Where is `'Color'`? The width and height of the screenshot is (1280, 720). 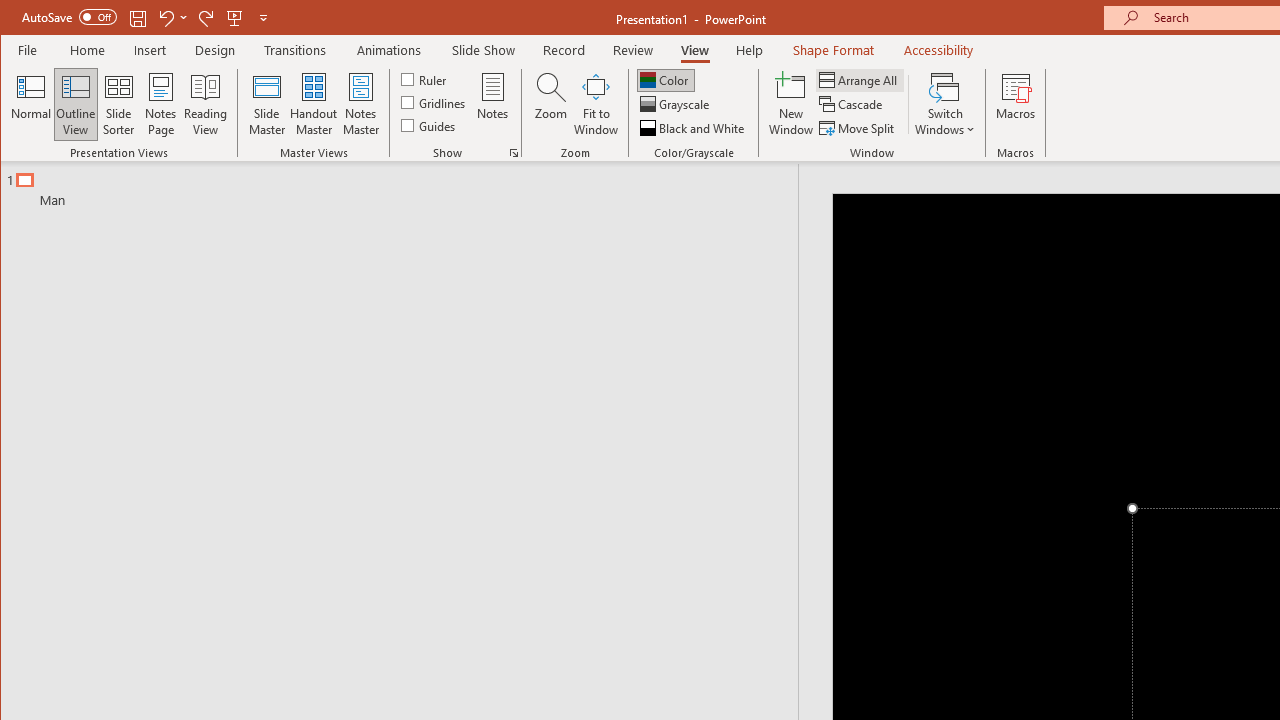 'Color' is located at coordinates (666, 79).